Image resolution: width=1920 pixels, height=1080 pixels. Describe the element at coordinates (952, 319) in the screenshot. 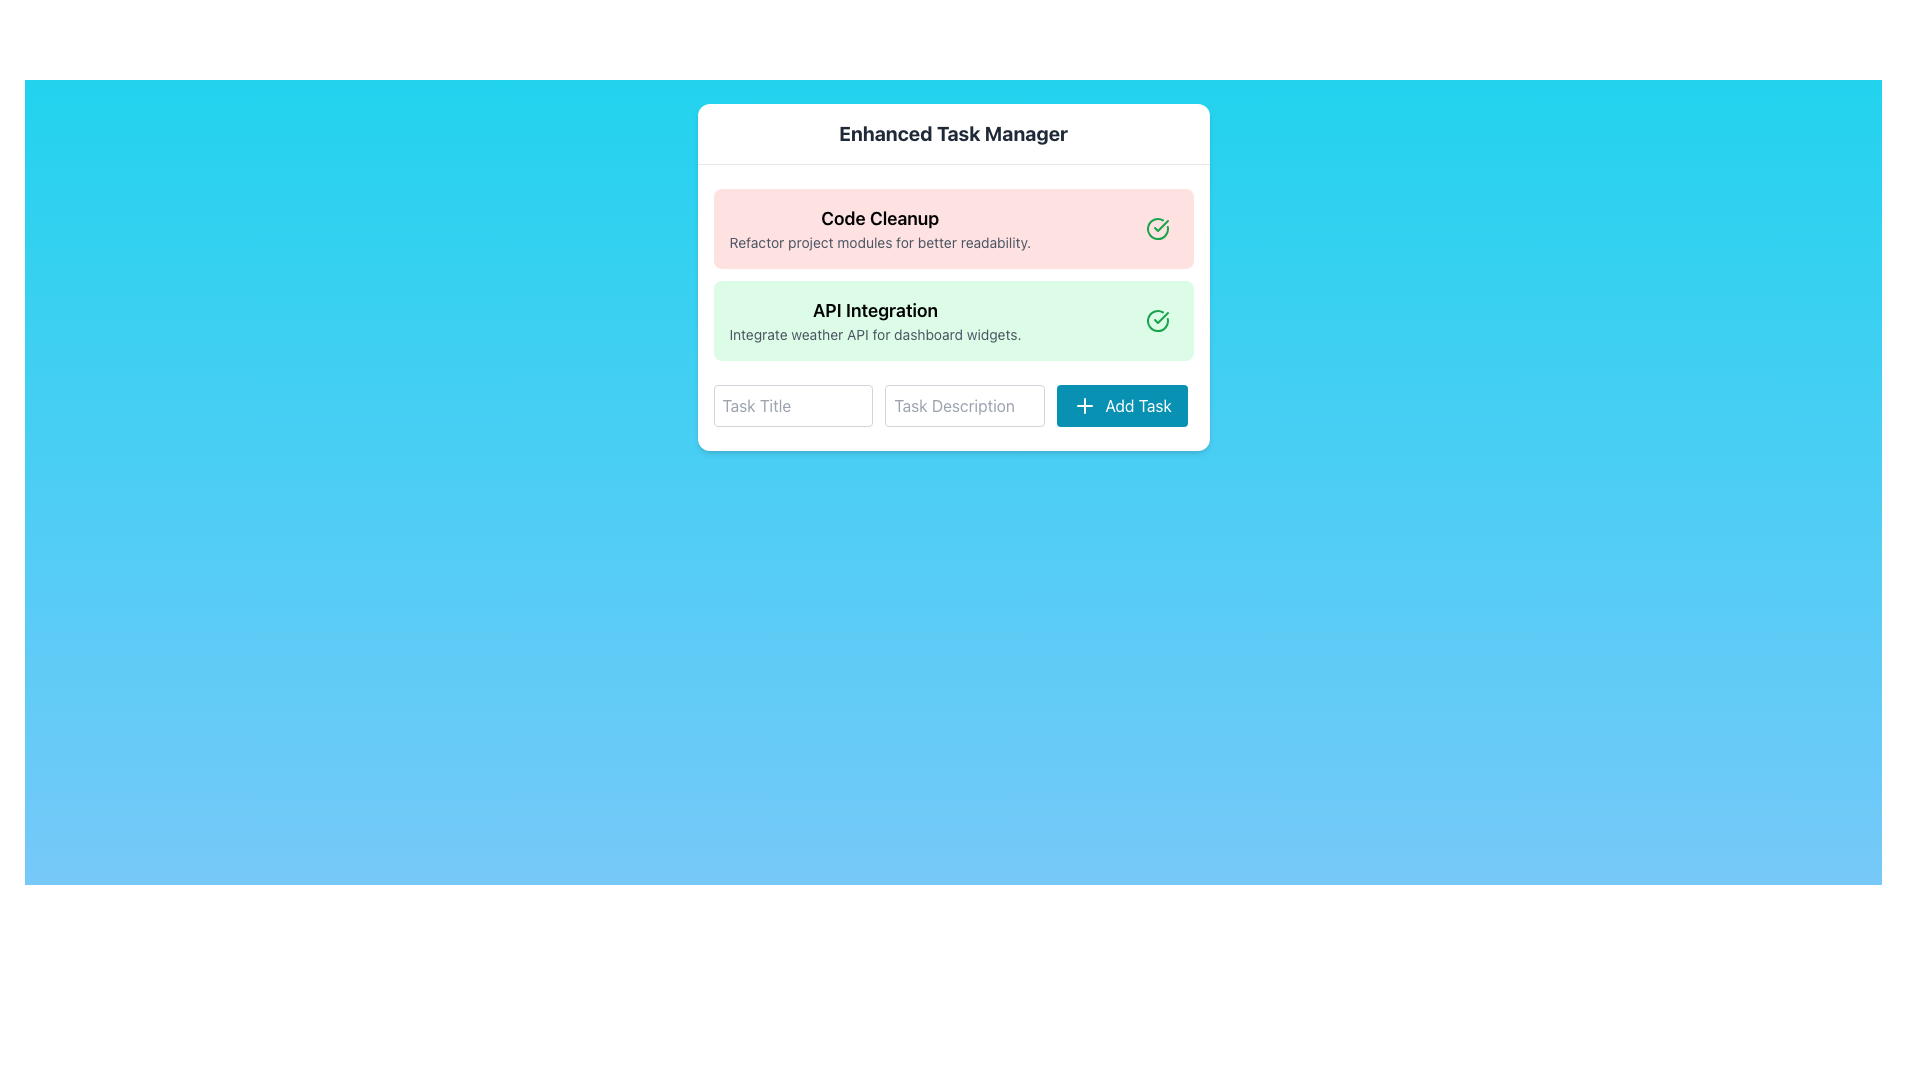

I see `the text block titled 'API Integration' which has a description about integrating weather API, located below the 'Code Cleanup' task` at that location.